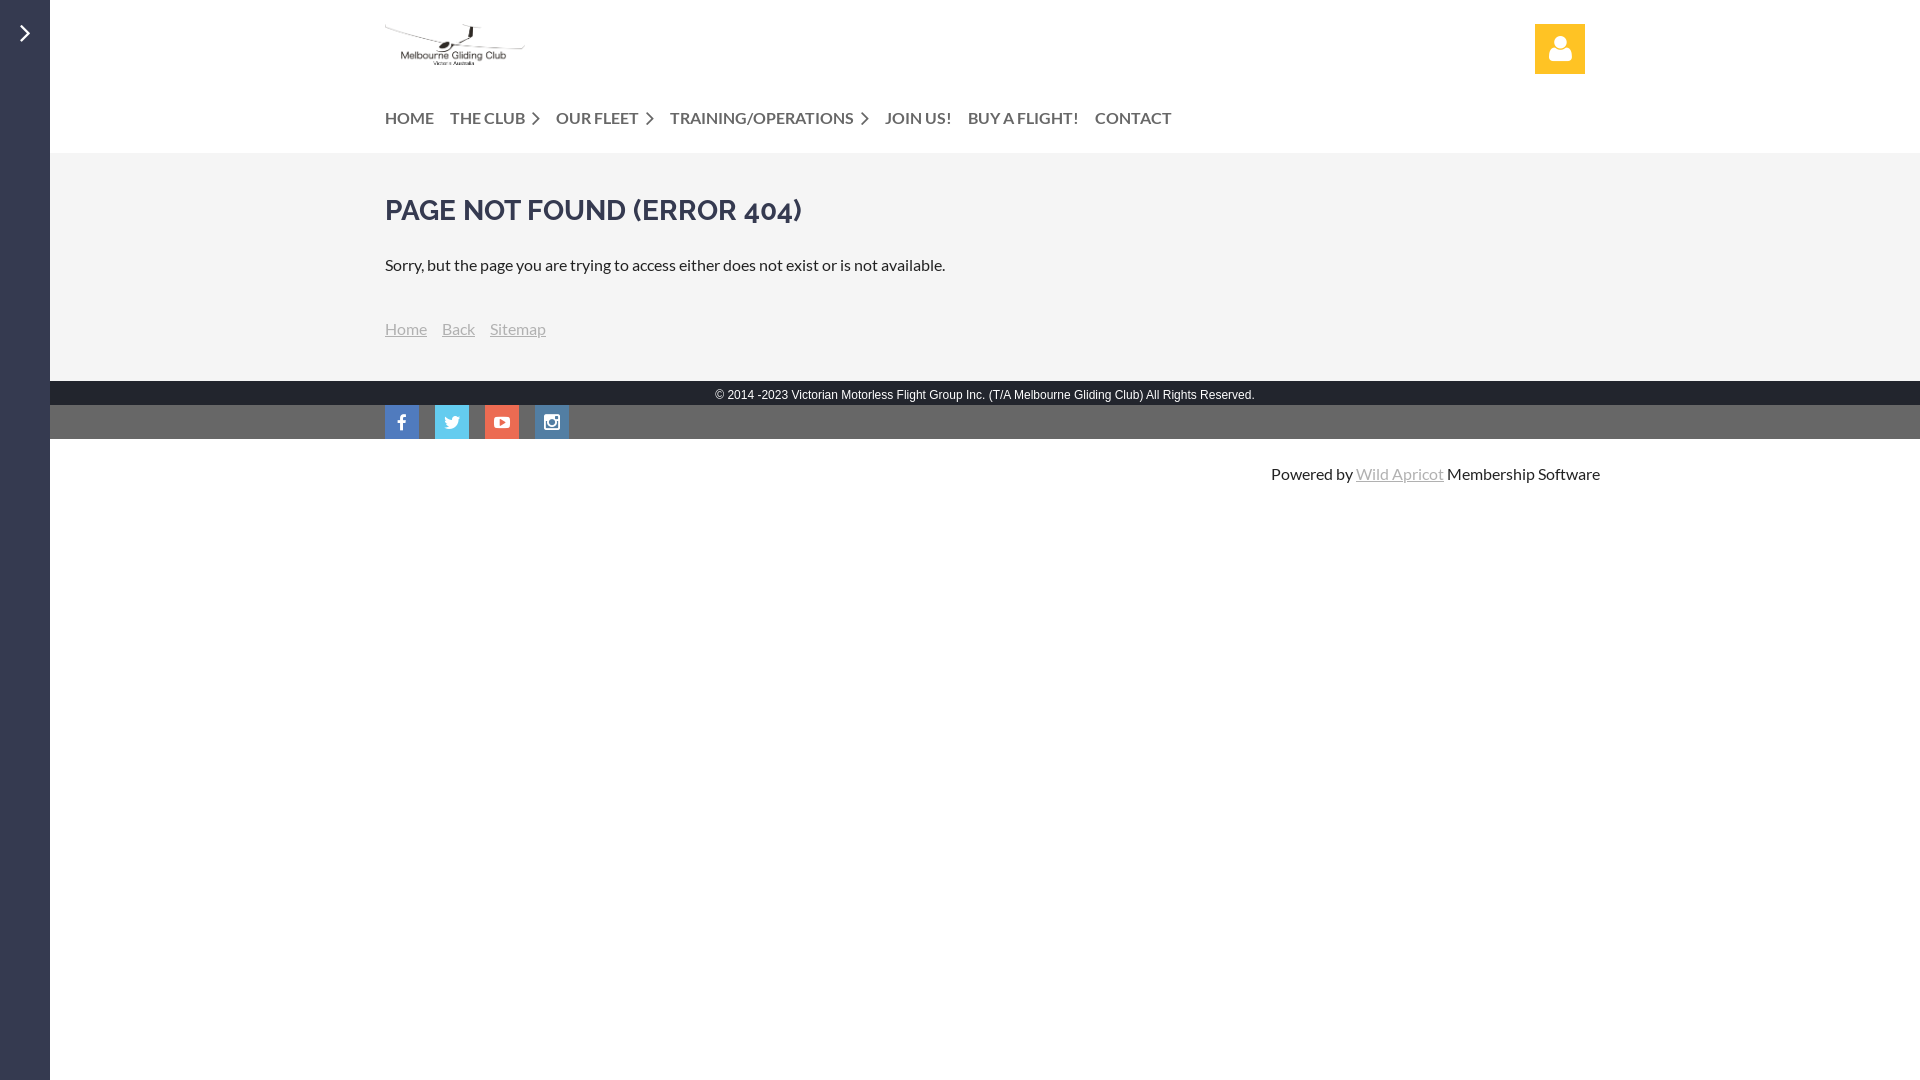  I want to click on 'Instagram', so click(552, 420).